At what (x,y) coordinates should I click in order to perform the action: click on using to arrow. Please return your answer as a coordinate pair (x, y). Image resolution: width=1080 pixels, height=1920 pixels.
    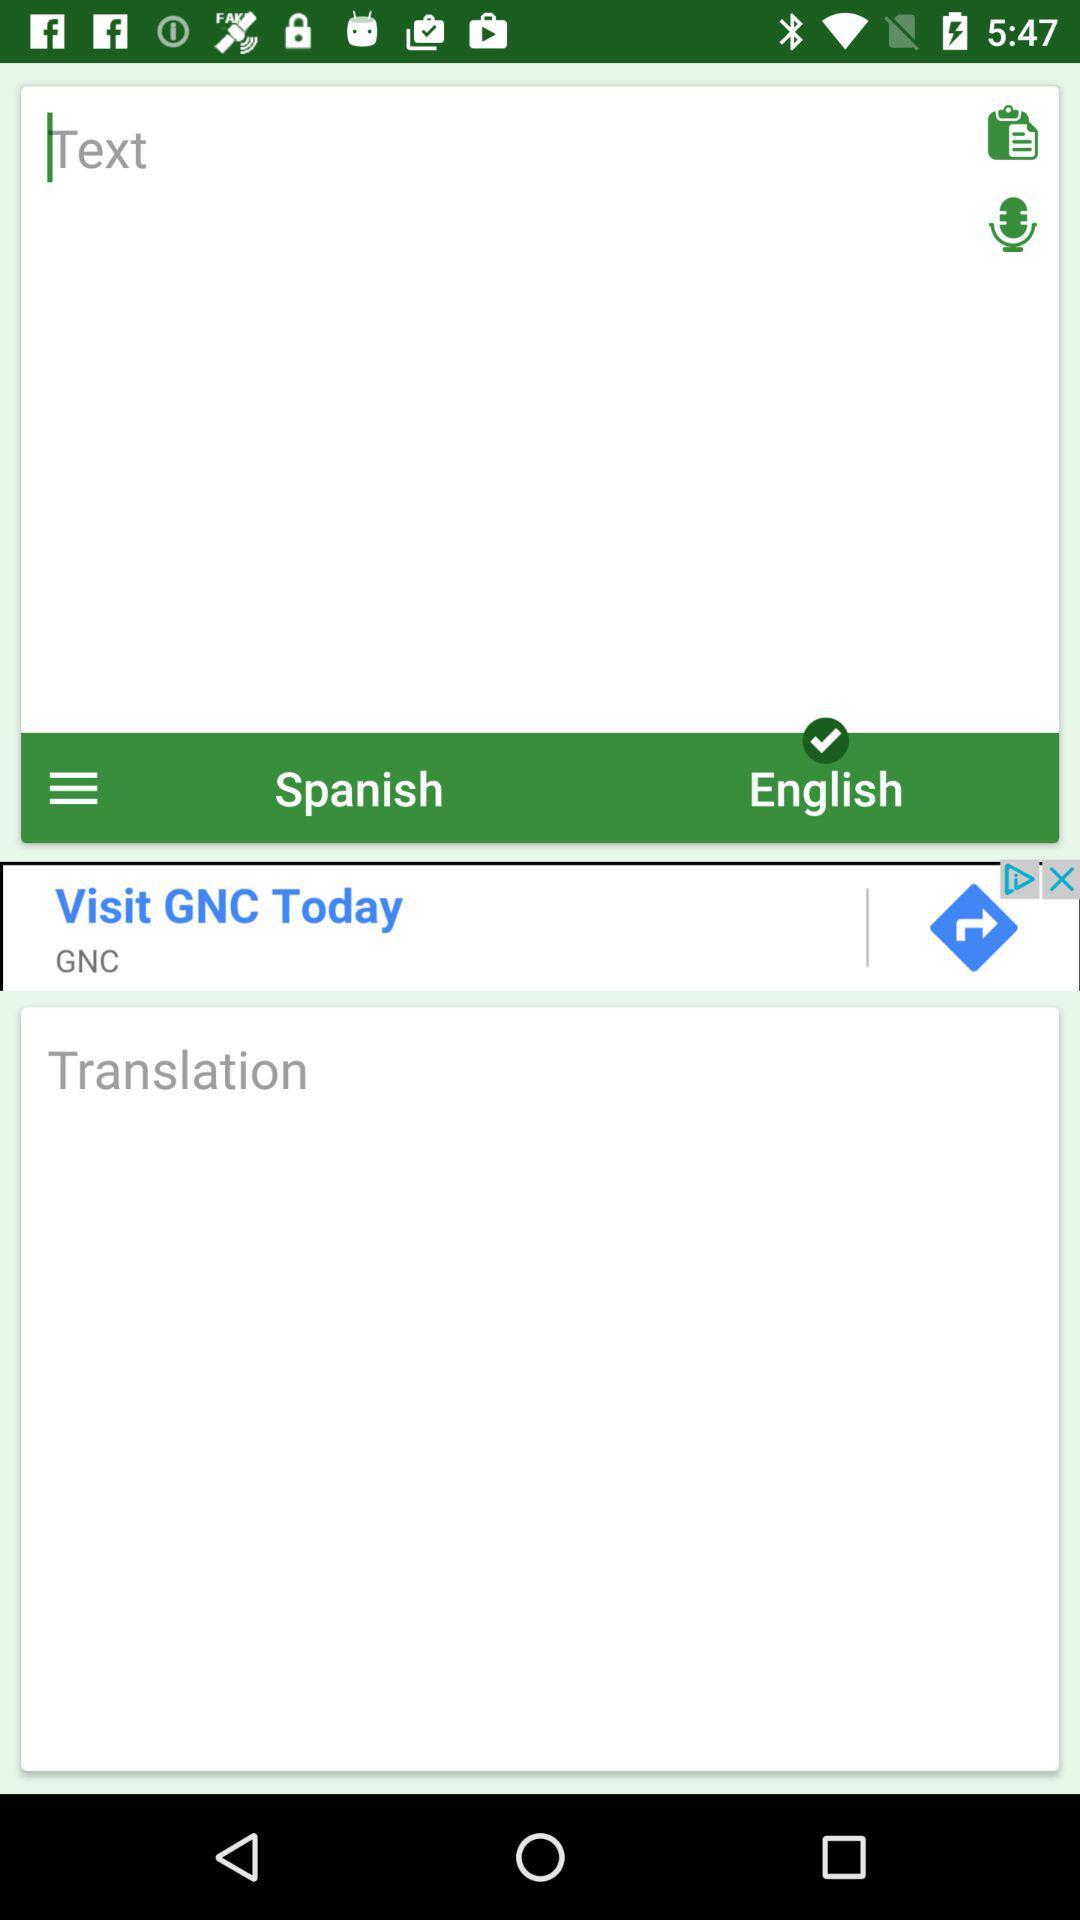
    Looking at the image, I should click on (540, 924).